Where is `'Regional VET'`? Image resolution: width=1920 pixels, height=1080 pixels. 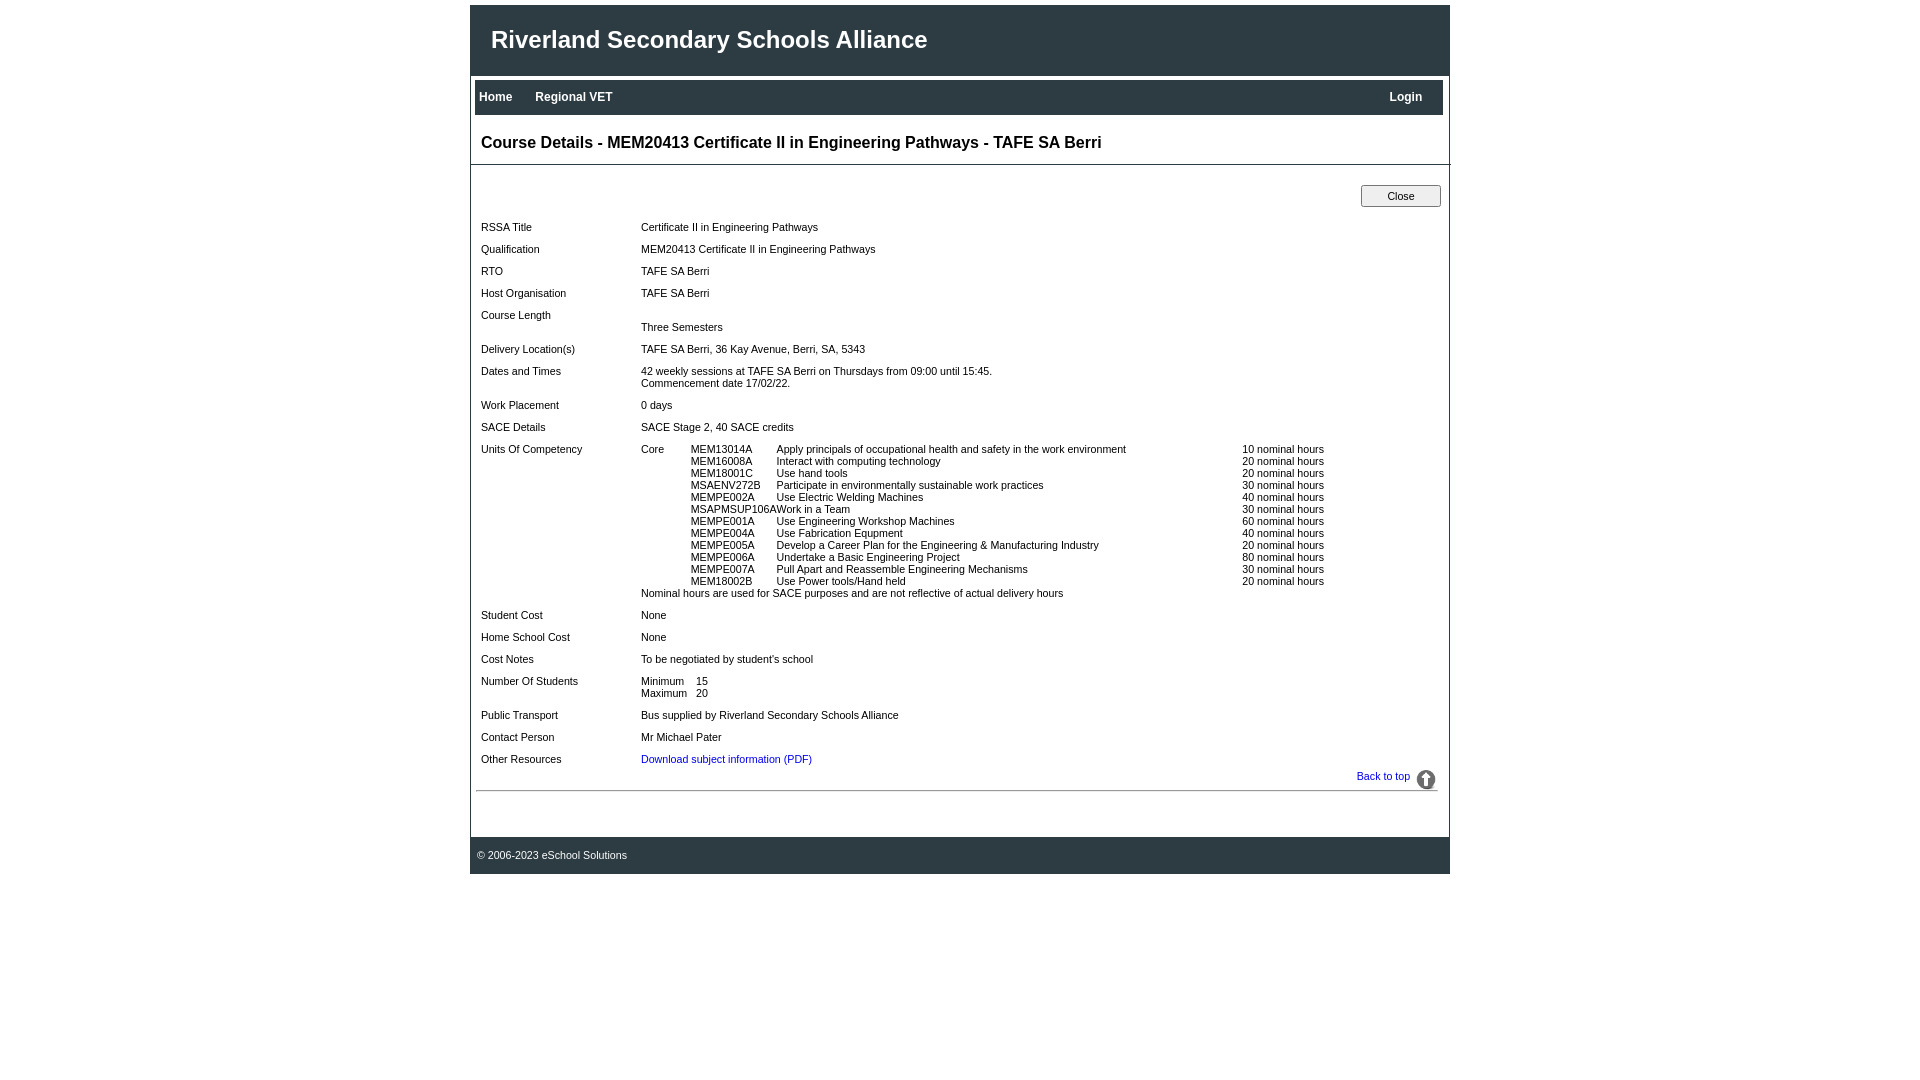
'Regional VET' is located at coordinates (532, 96).